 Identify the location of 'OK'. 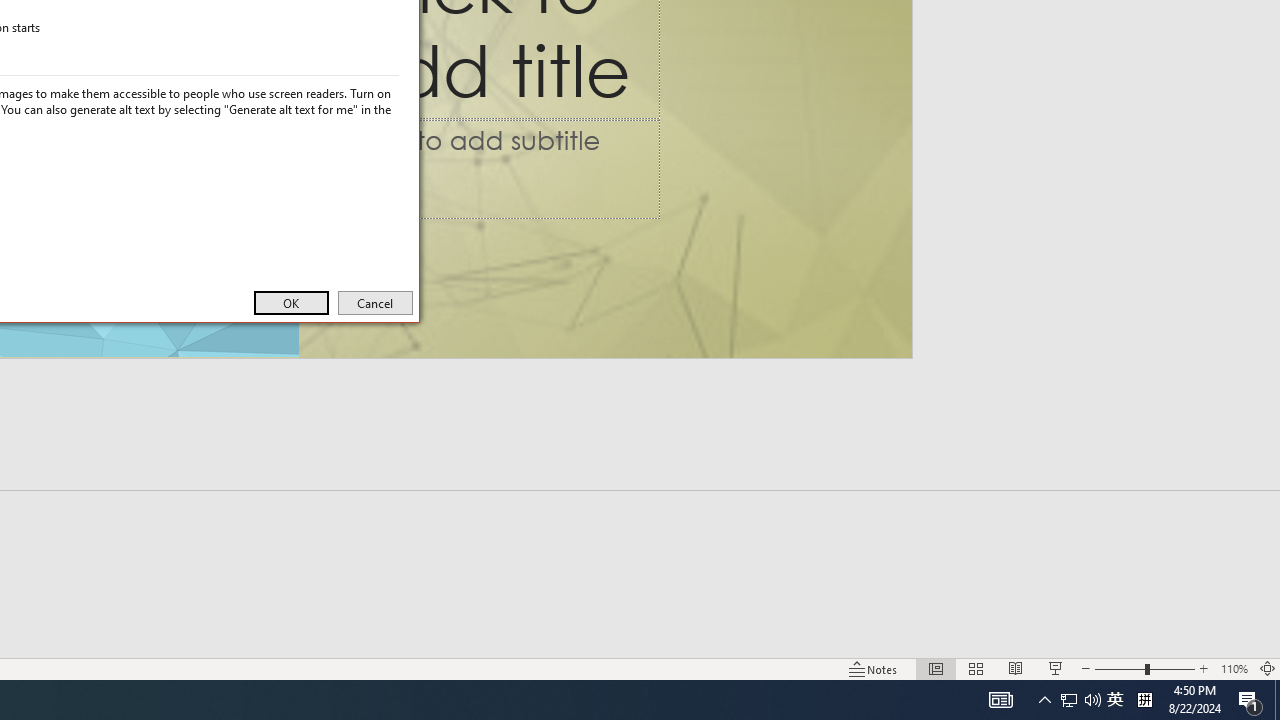
(290, 303).